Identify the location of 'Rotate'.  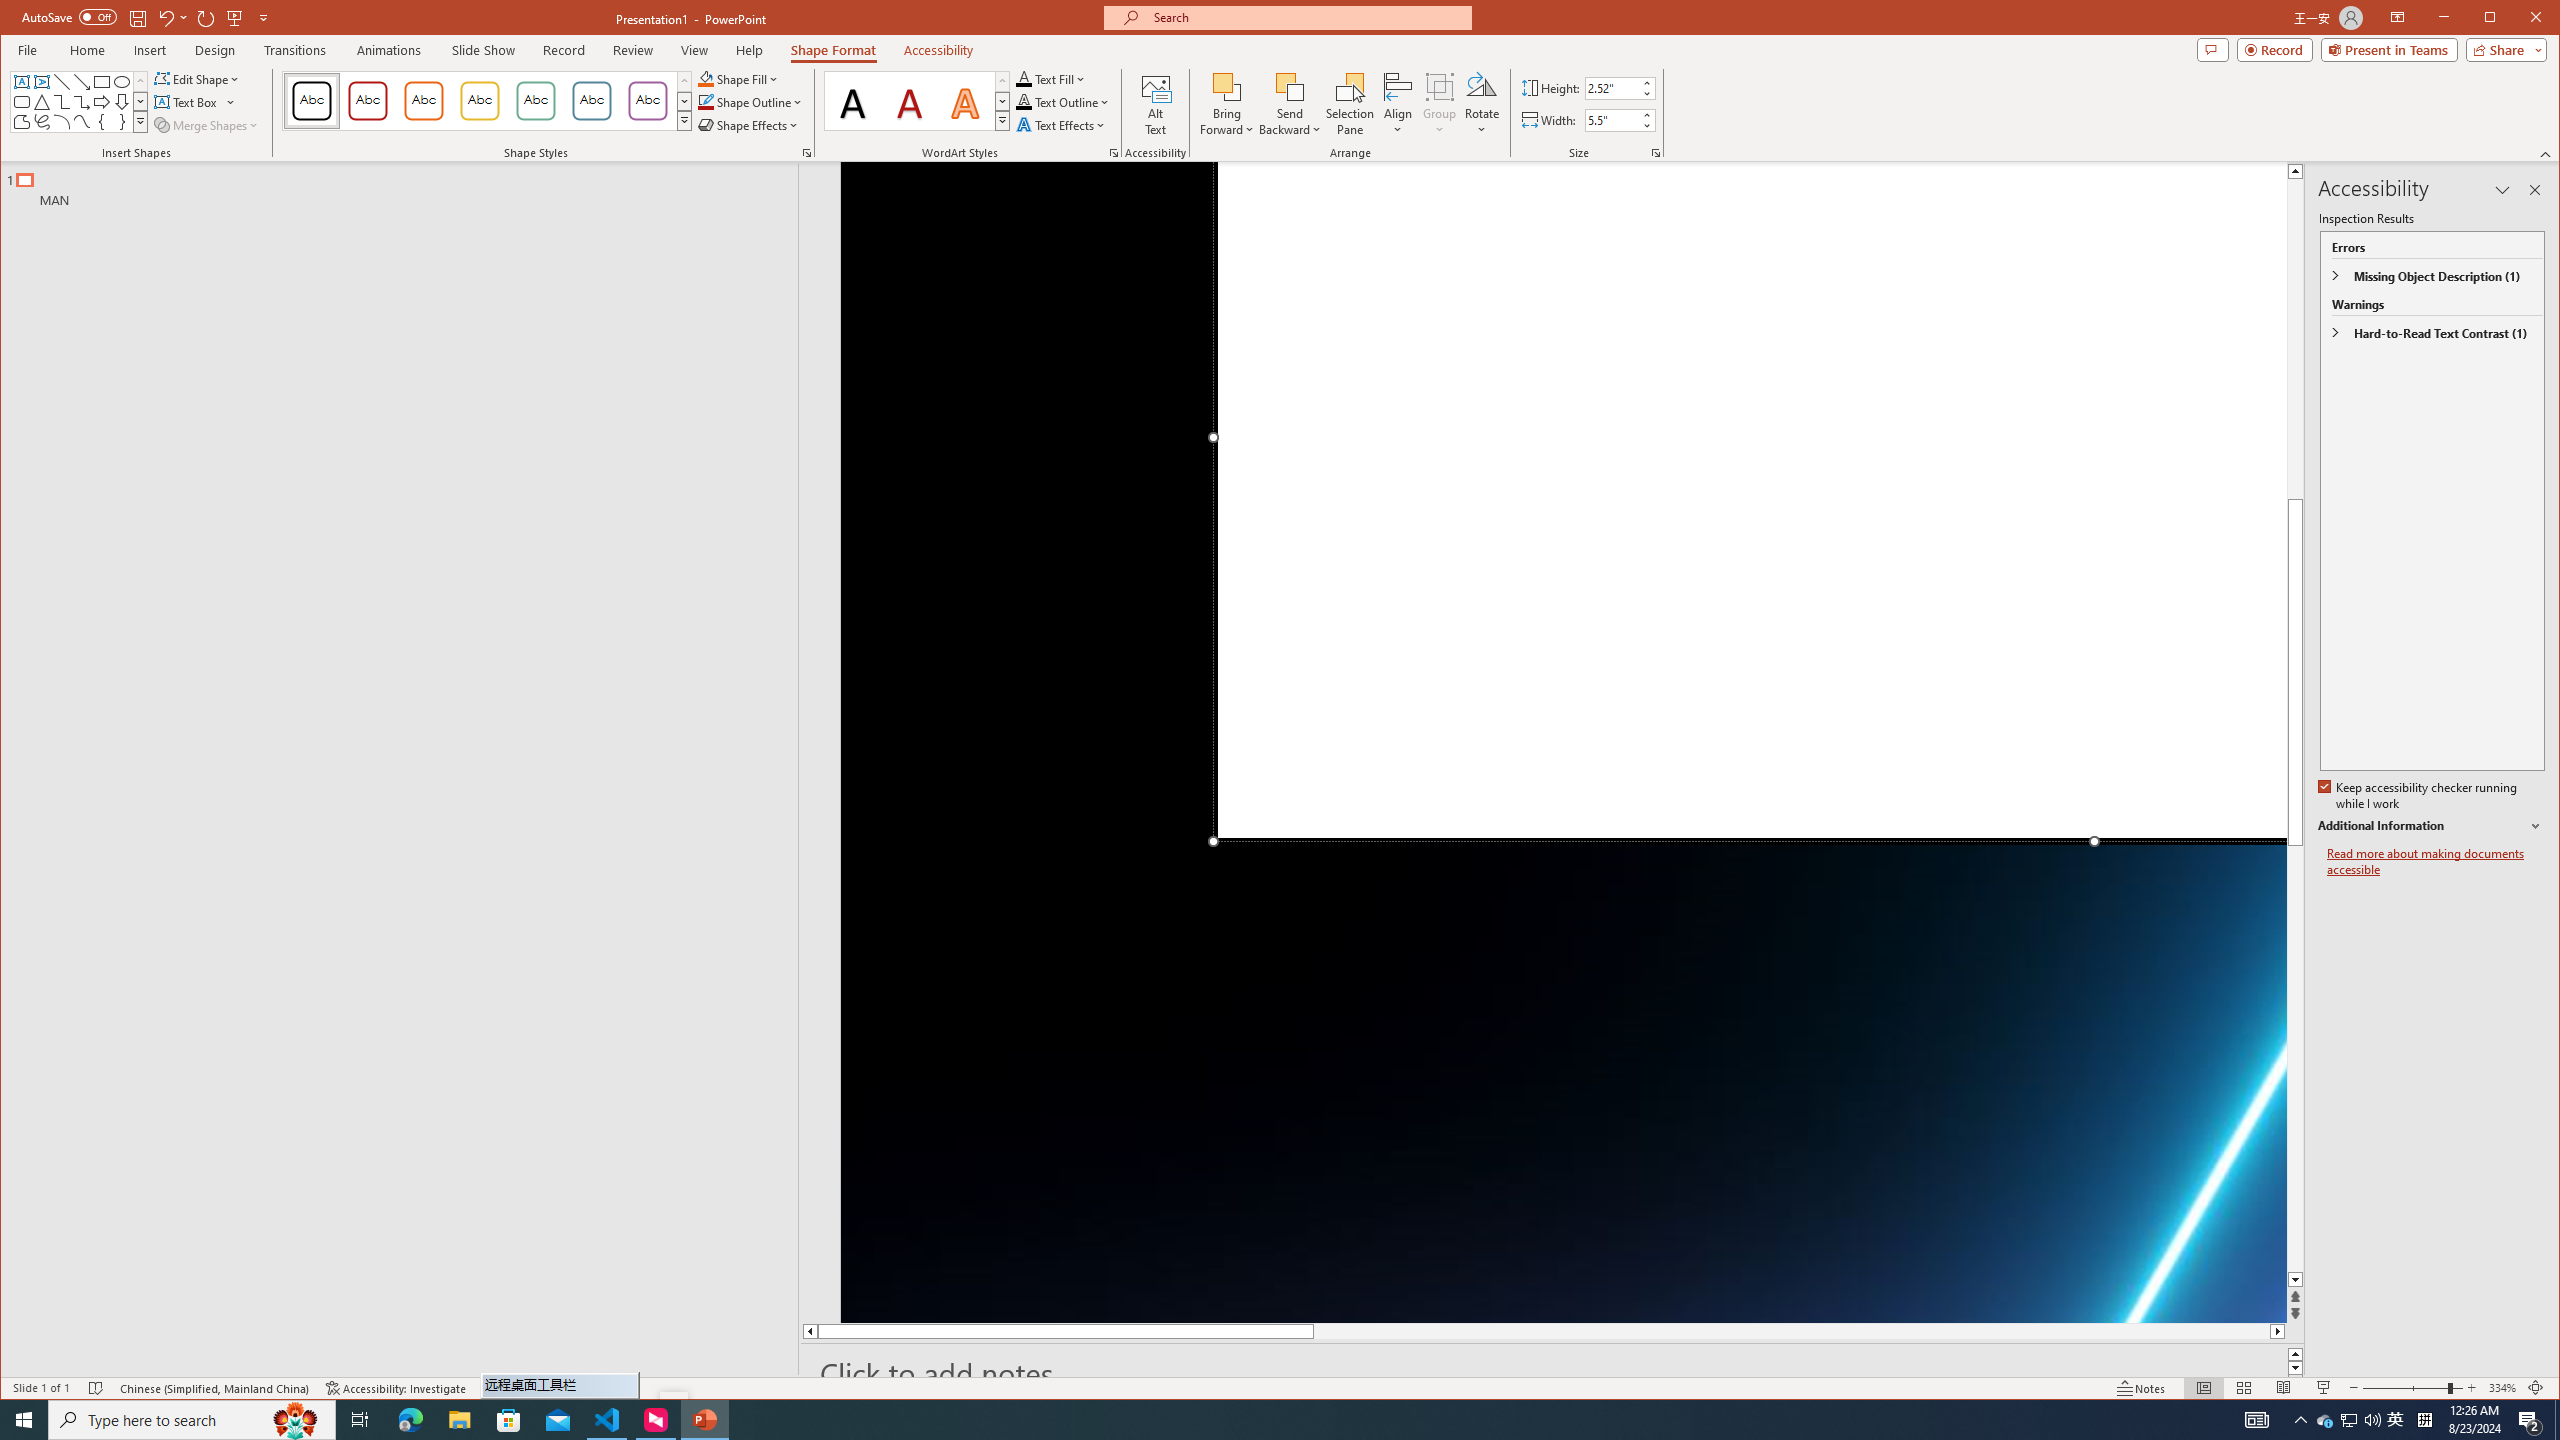
(1481, 103).